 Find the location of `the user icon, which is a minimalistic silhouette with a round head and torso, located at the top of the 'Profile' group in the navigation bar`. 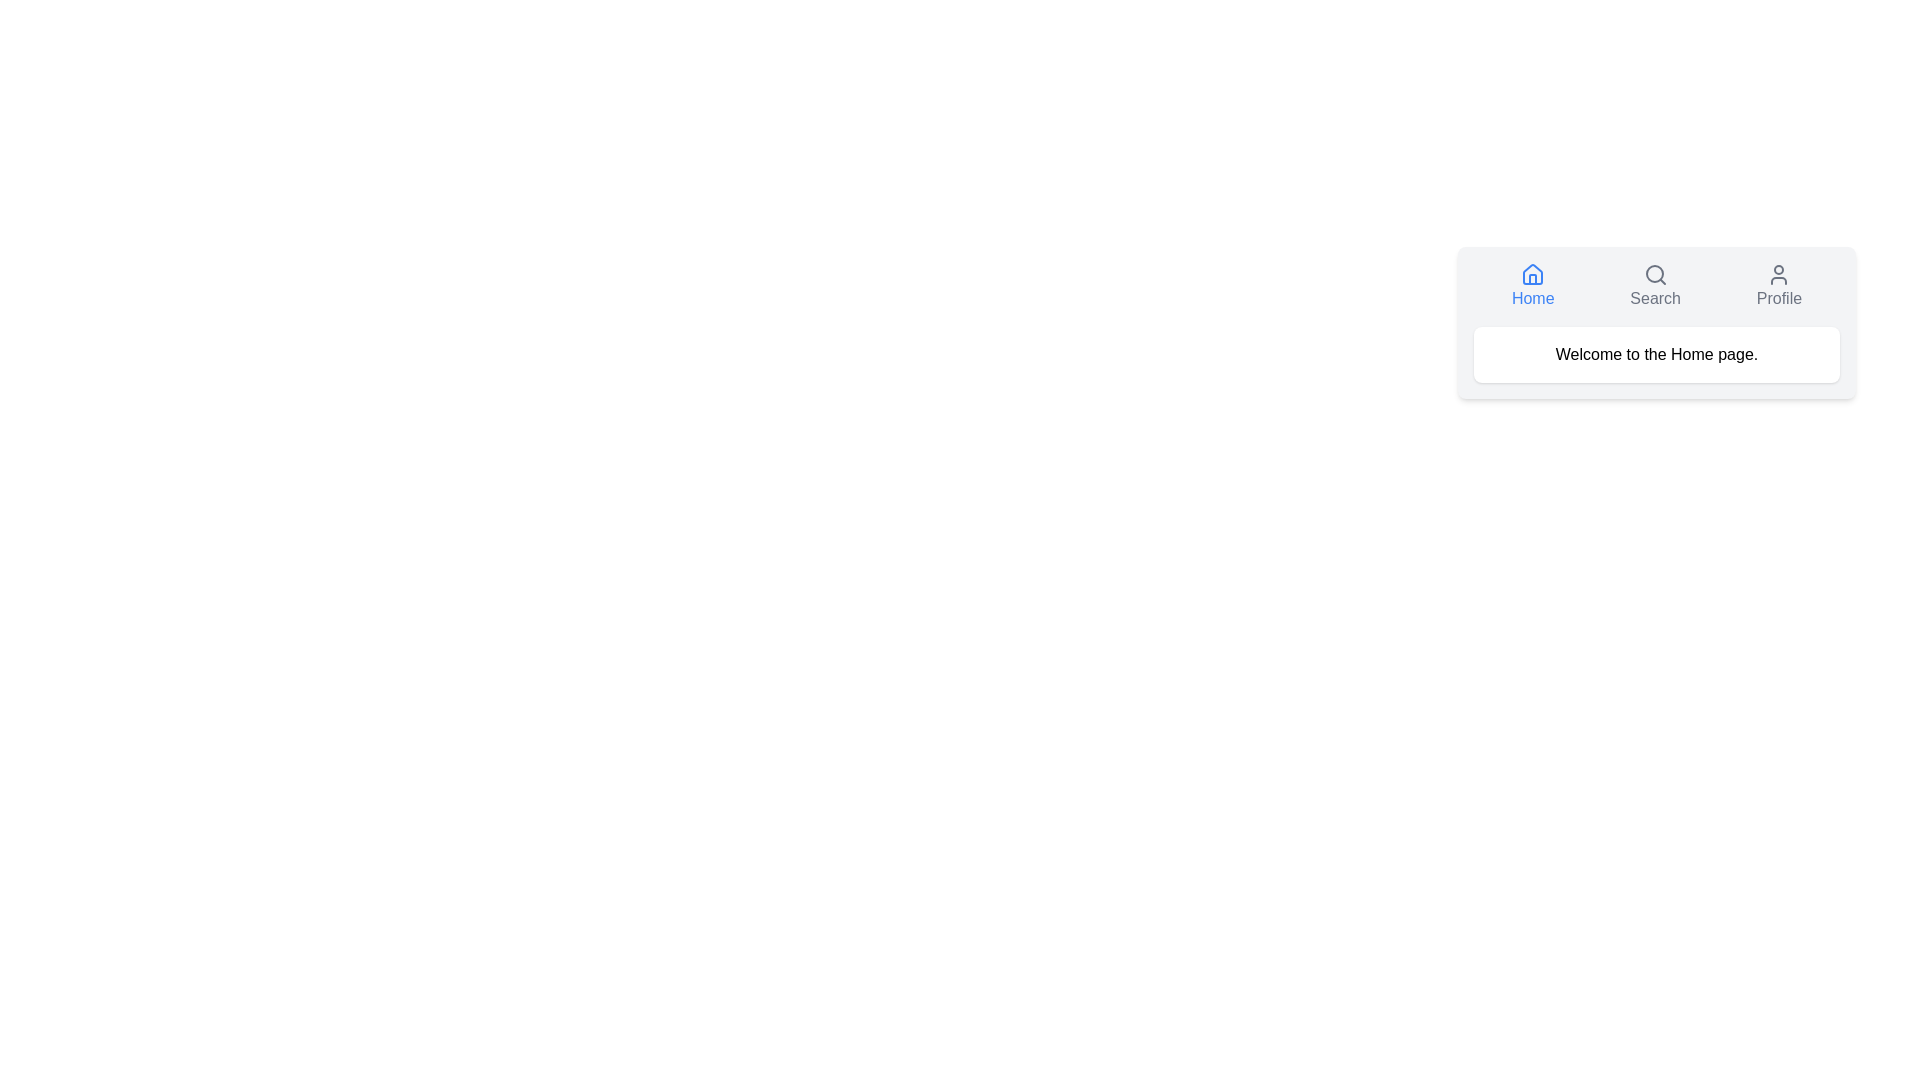

the user icon, which is a minimalistic silhouette with a round head and torso, located at the top of the 'Profile' group in the navigation bar is located at coordinates (1779, 274).